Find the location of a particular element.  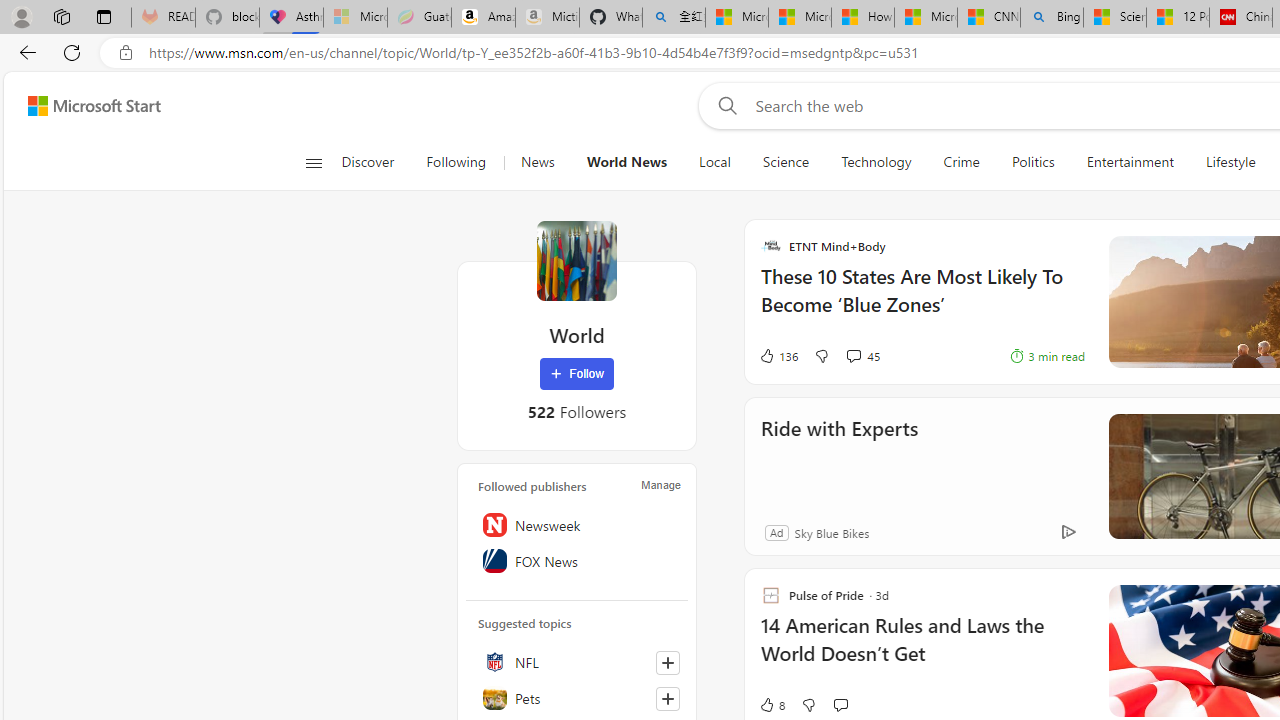

'How I Got Rid of Microsoft Edge' is located at coordinates (862, 17).